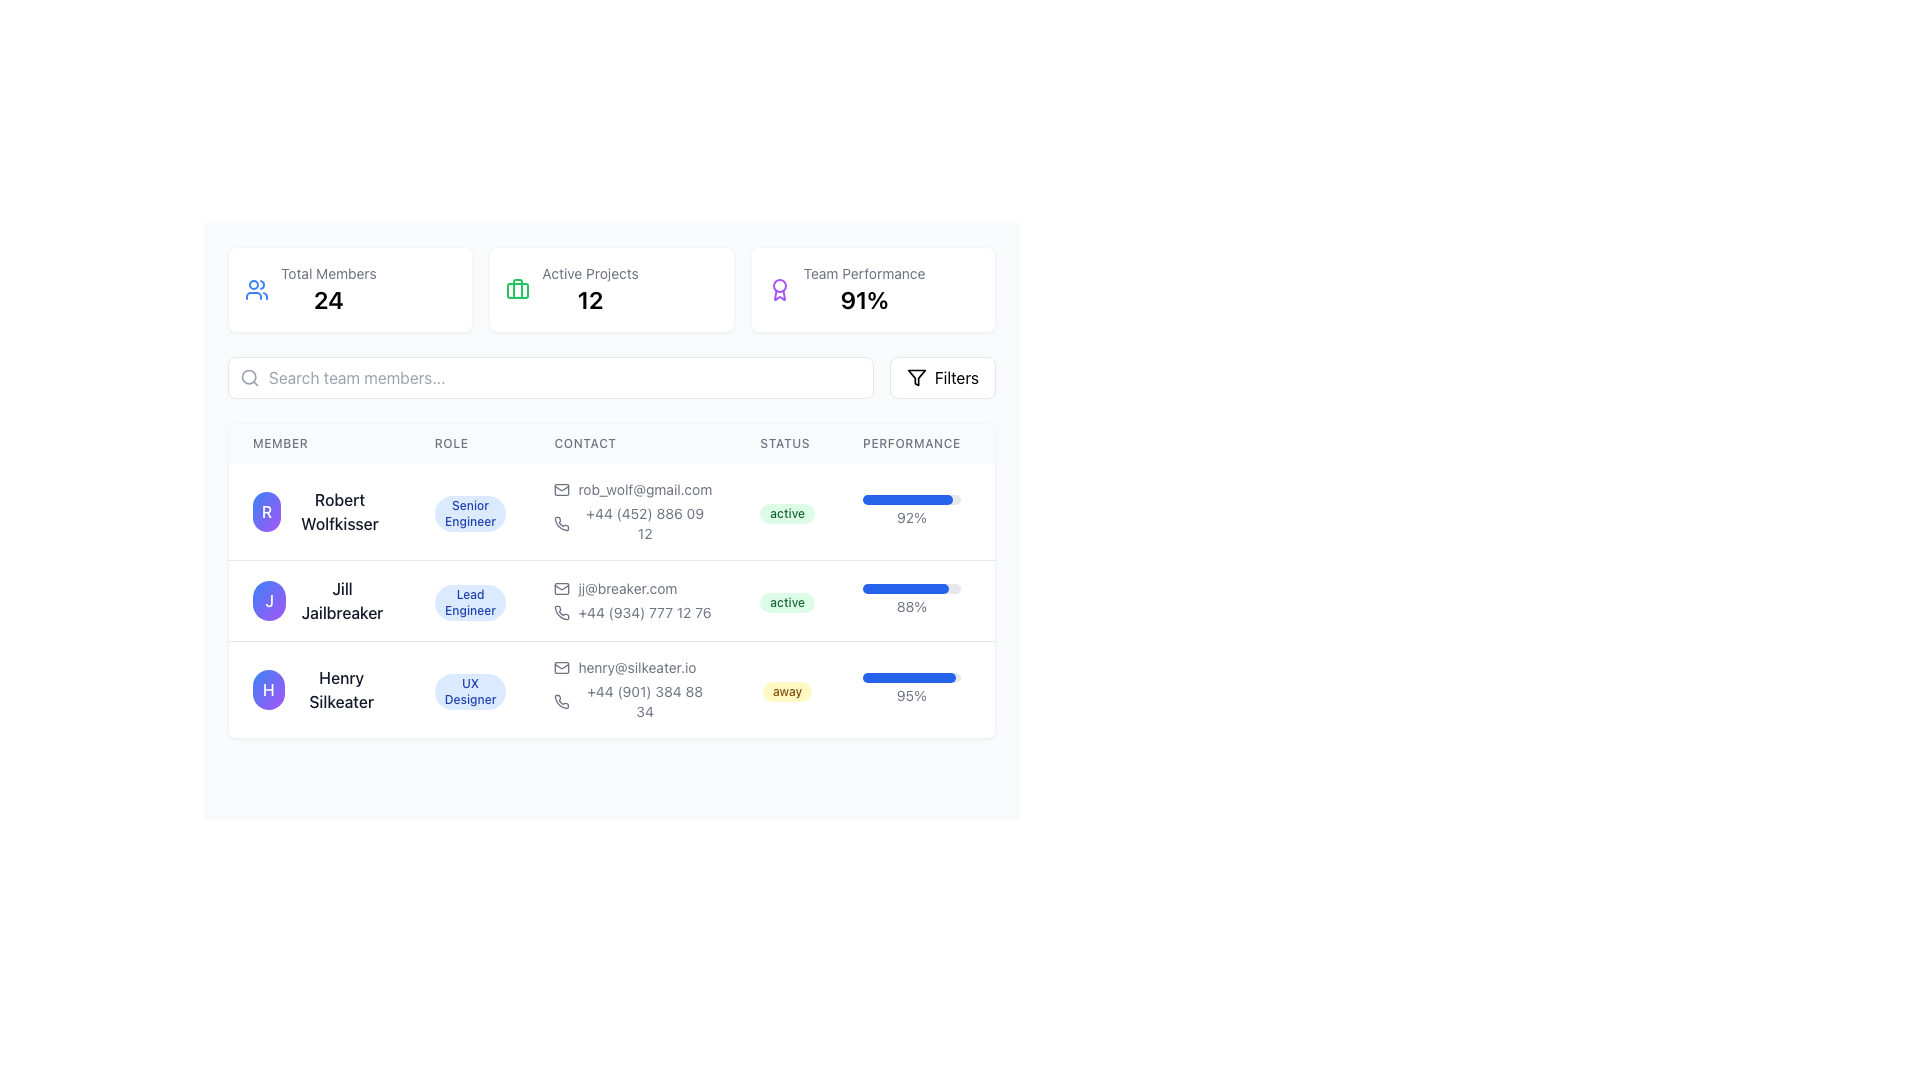 This screenshot has height=1080, width=1920. Describe the element at coordinates (469, 511) in the screenshot. I see `the label styled as a badge with a light blue background and bold text reading 'Senior Engineer', located in the 'ROLE' column adjacent to the 'Robert Wolfkisser' row` at that location.